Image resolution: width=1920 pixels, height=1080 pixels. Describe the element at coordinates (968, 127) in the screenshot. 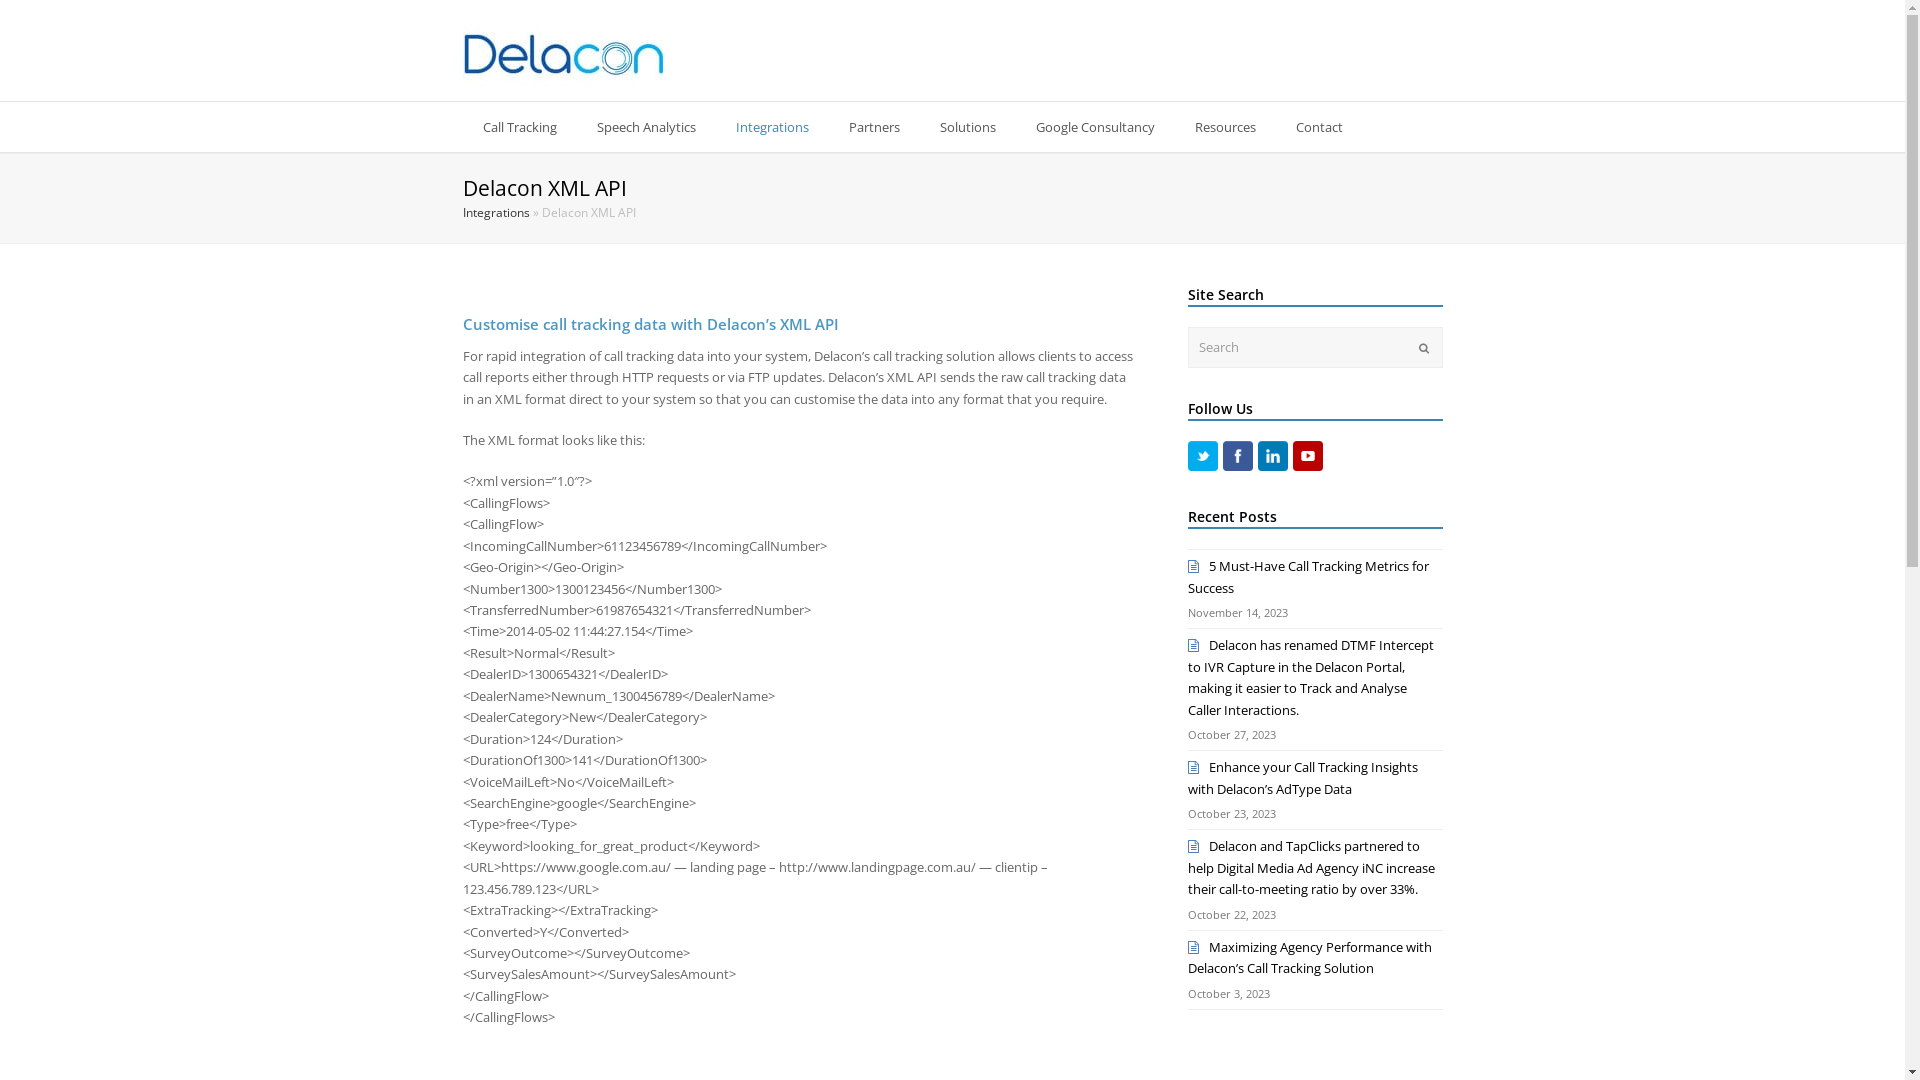

I see `'Solutions'` at that location.